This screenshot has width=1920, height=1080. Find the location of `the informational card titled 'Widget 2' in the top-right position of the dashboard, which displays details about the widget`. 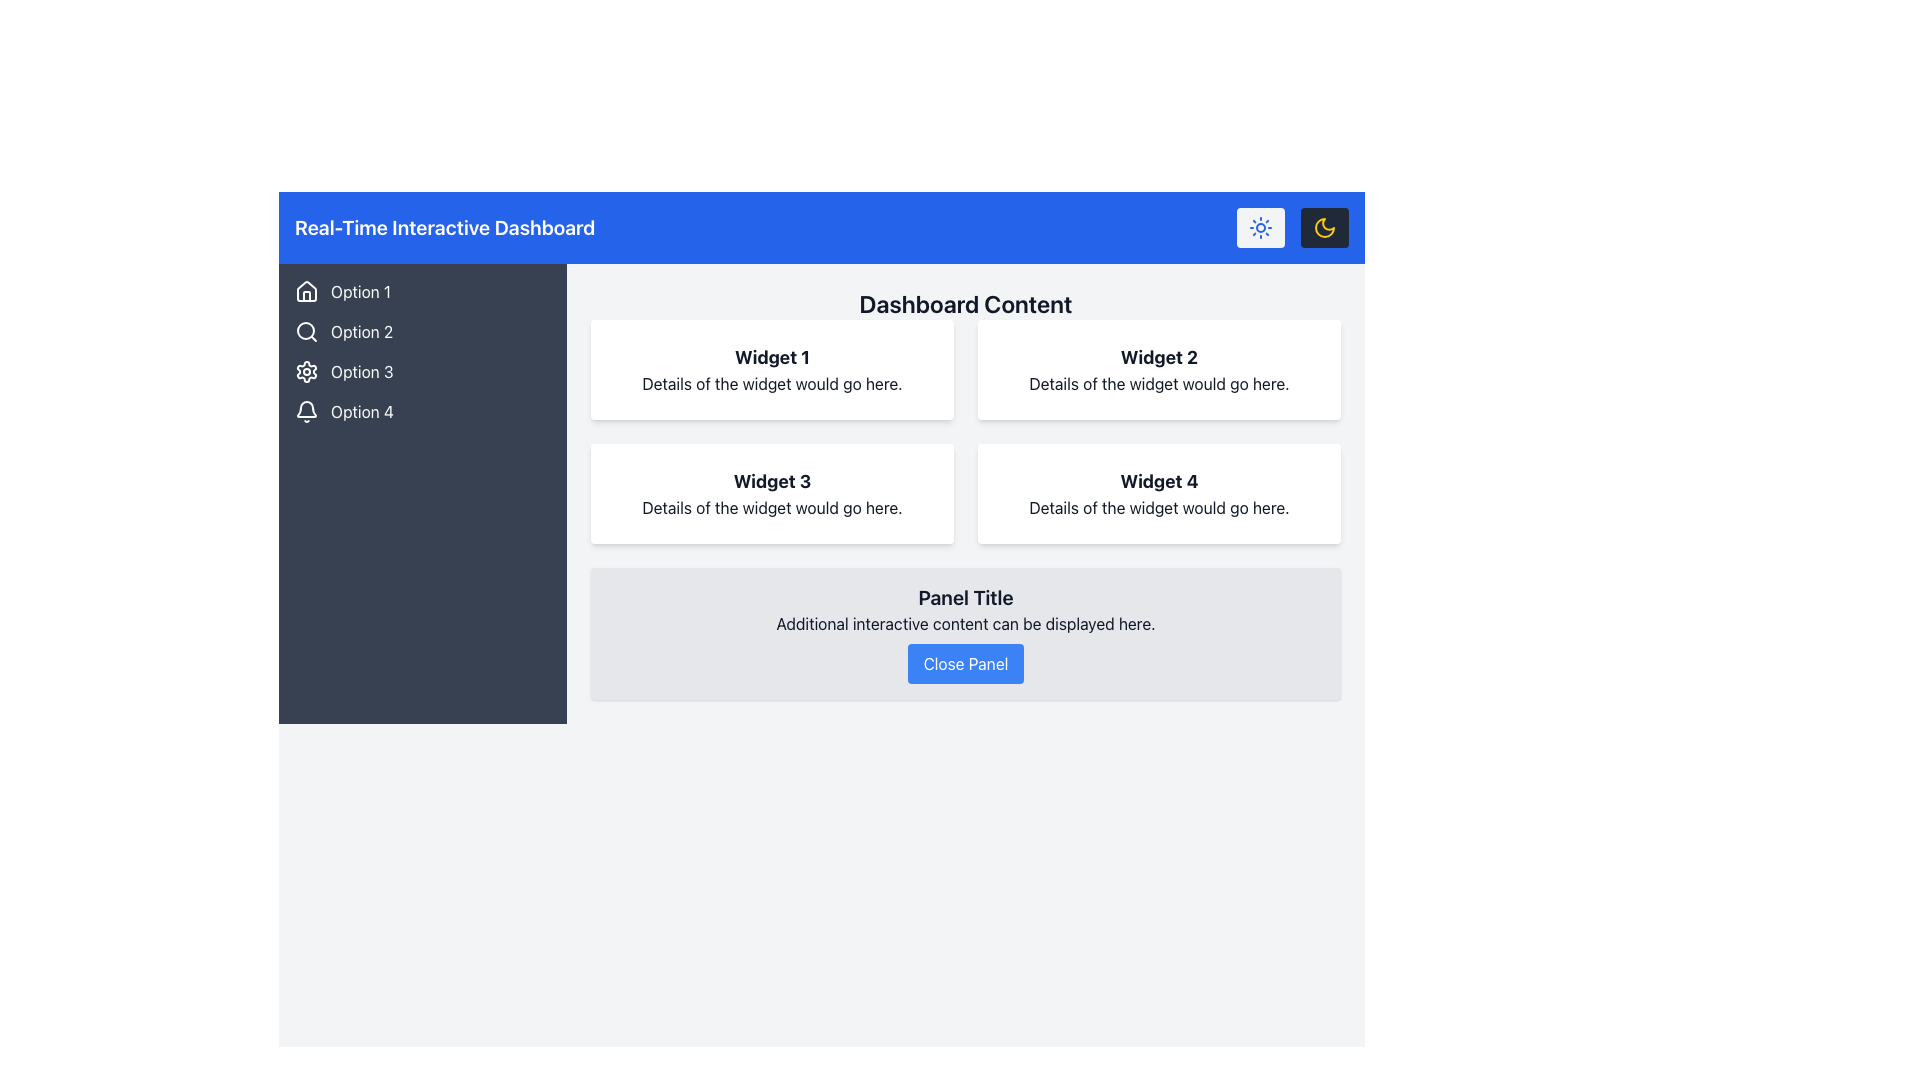

the informational card titled 'Widget 2' in the top-right position of the dashboard, which displays details about the widget is located at coordinates (1159, 370).